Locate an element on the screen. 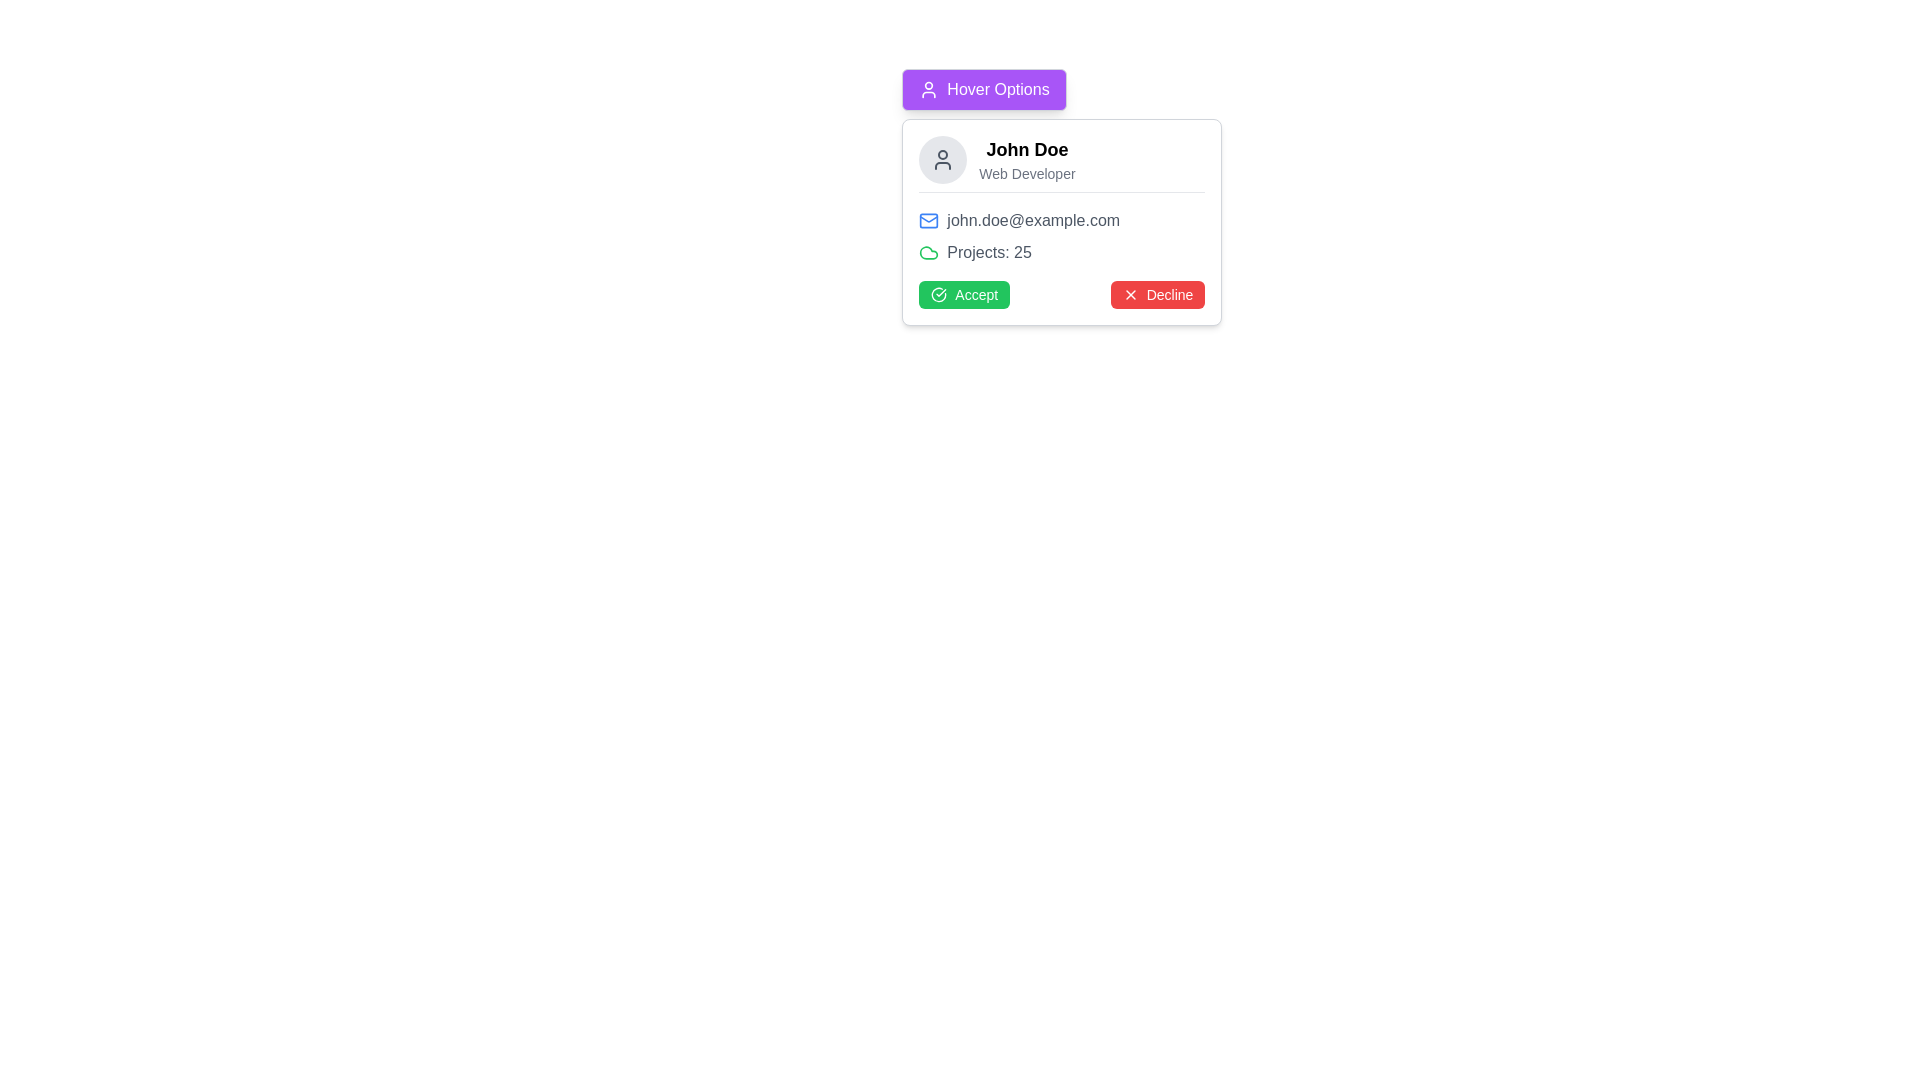 The height and width of the screenshot is (1080, 1920). the Profile Overview Section located at the top center of the pop-up card, which displays the user's name, role, and avatar is located at coordinates (1061, 163).